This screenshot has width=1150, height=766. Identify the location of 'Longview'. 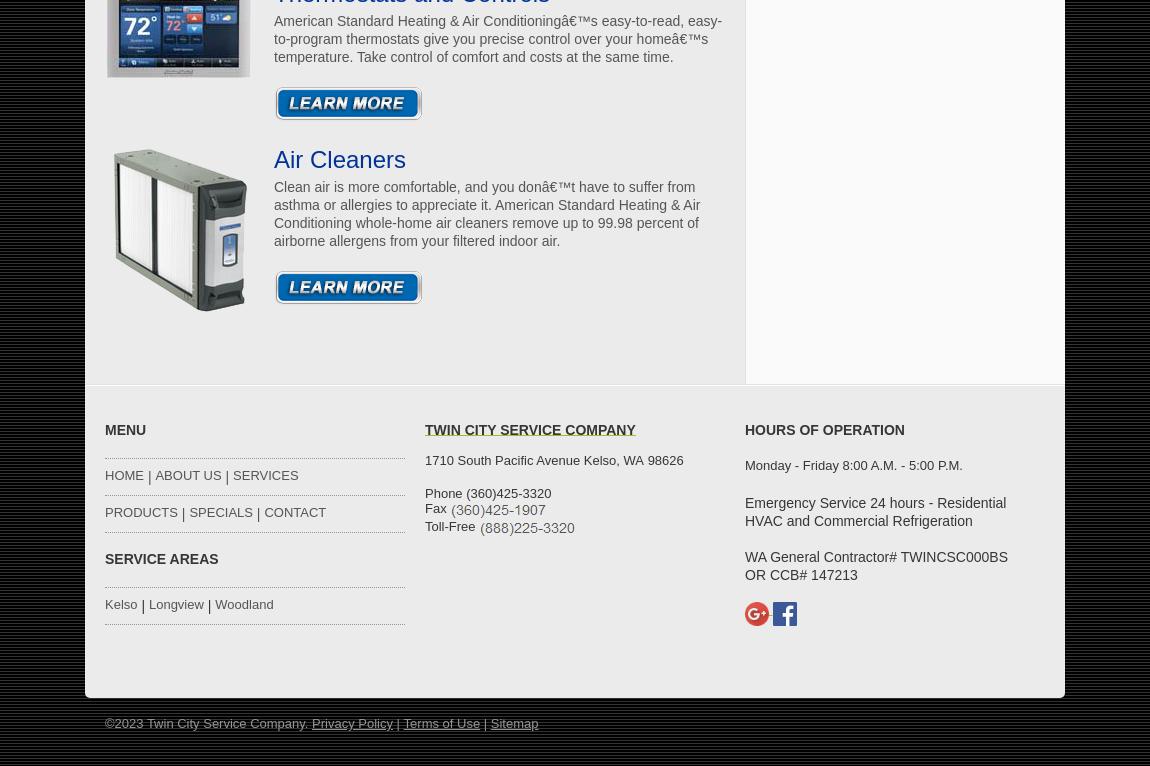
(174, 604).